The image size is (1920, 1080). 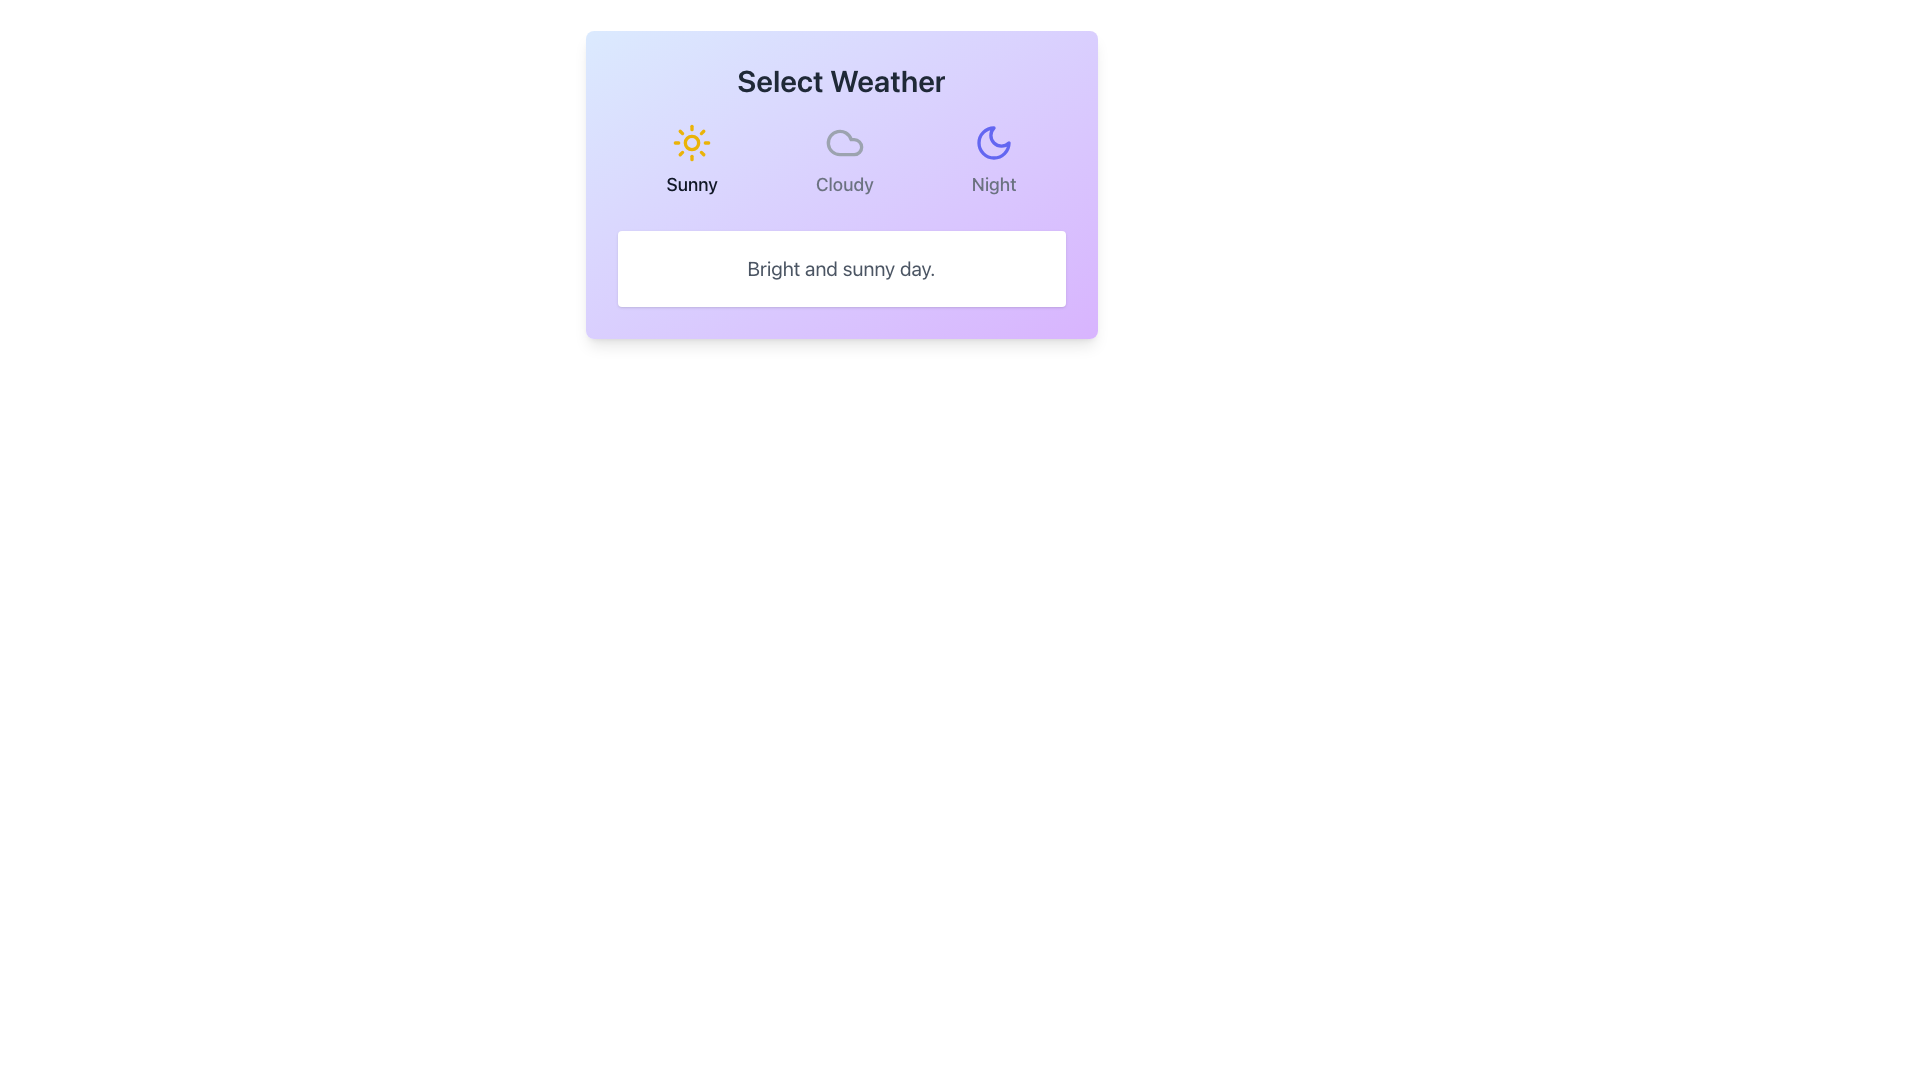 What do you see at coordinates (692, 141) in the screenshot?
I see `the small circular SVG Circle Element representing 'Sunny' within the weather selection options interface` at bounding box center [692, 141].